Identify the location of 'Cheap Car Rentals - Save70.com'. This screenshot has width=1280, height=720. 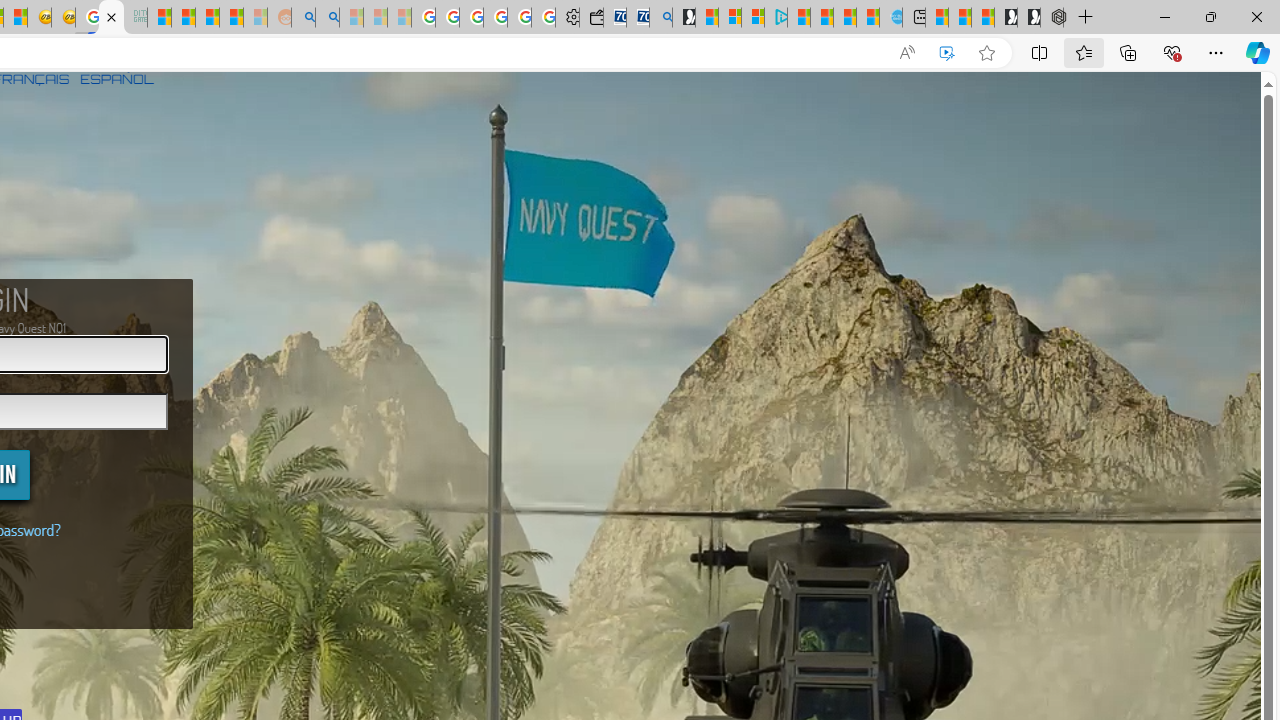
(637, 17).